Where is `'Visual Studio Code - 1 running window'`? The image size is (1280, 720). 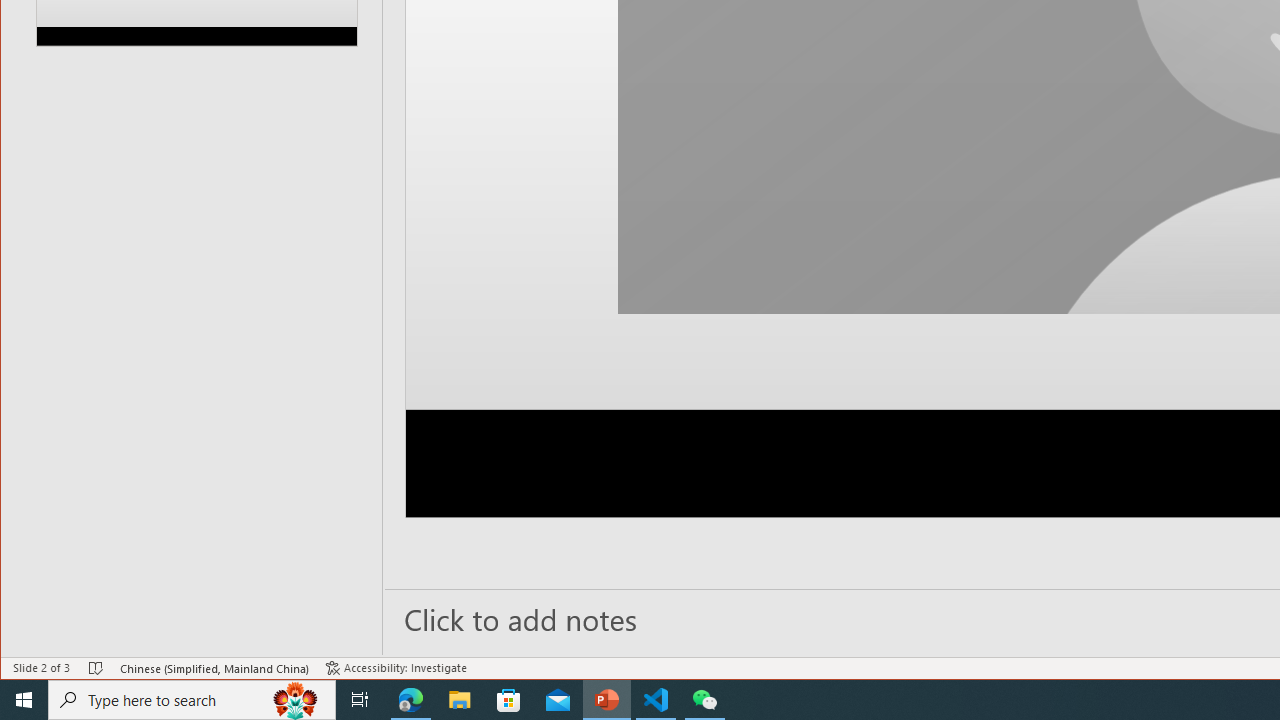 'Visual Studio Code - 1 running window' is located at coordinates (656, 698).